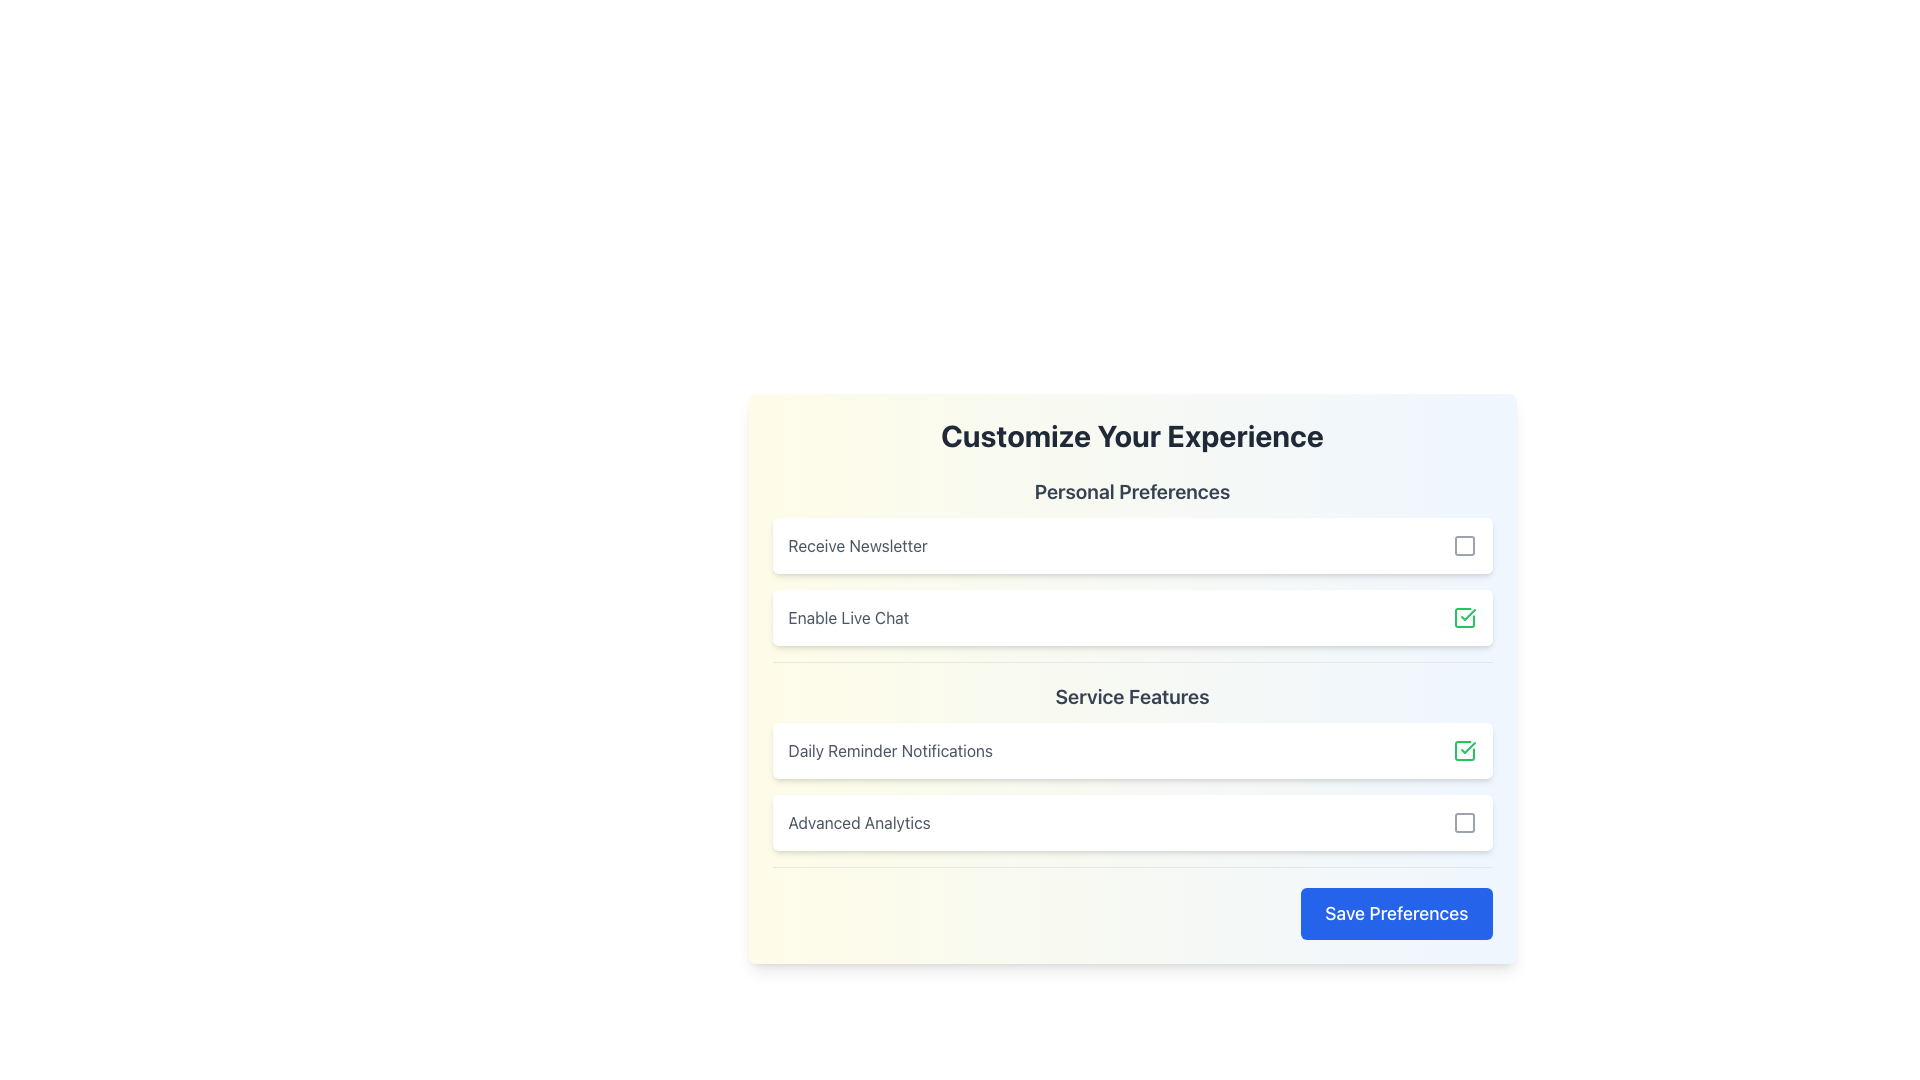 The height and width of the screenshot is (1080, 1920). I want to click on the toggleable option for enabling the live chat feature, located below 'Receive Newsletter' and above 'Service Features' in the 'Personal Preferences' section, so click(1132, 616).